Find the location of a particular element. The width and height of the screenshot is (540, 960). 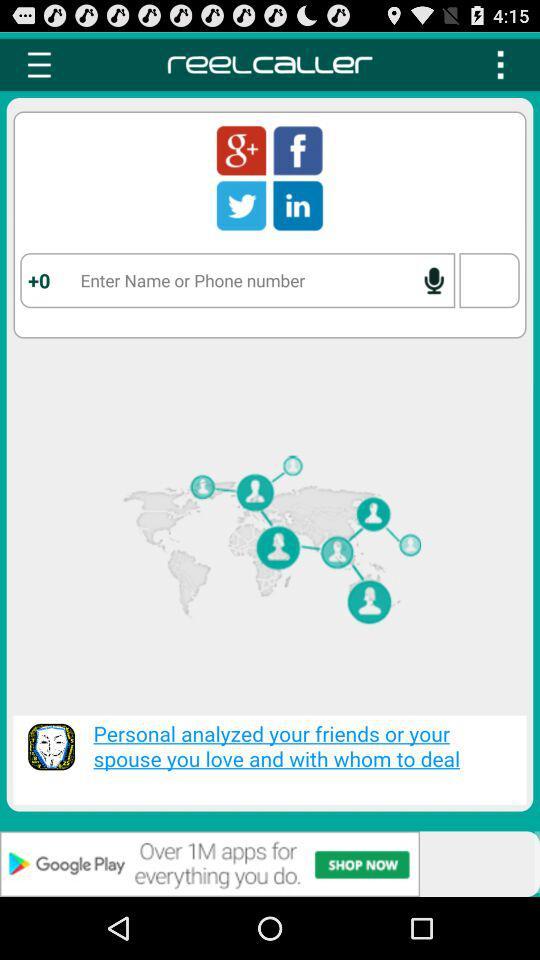

facebook is located at coordinates (297, 149).